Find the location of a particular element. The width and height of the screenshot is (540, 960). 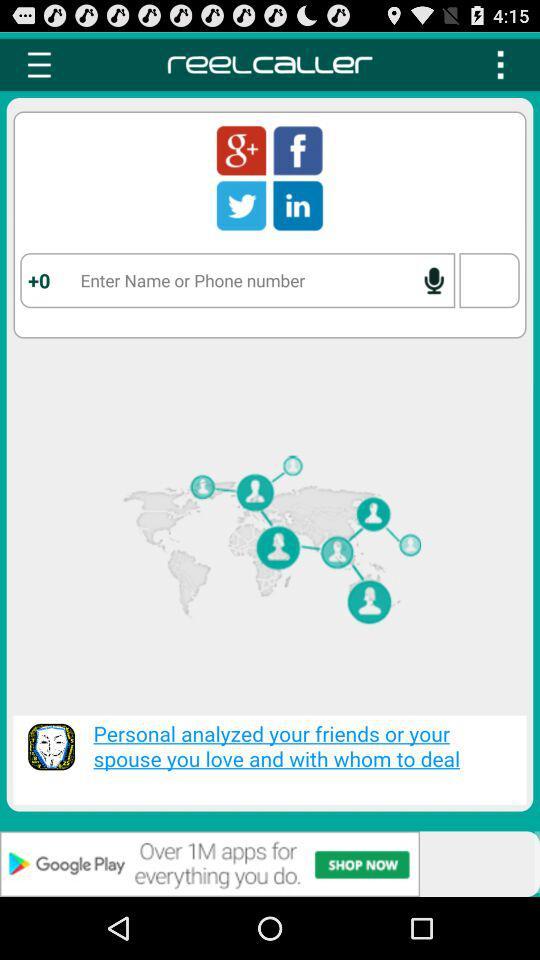

facebook is located at coordinates (297, 149).